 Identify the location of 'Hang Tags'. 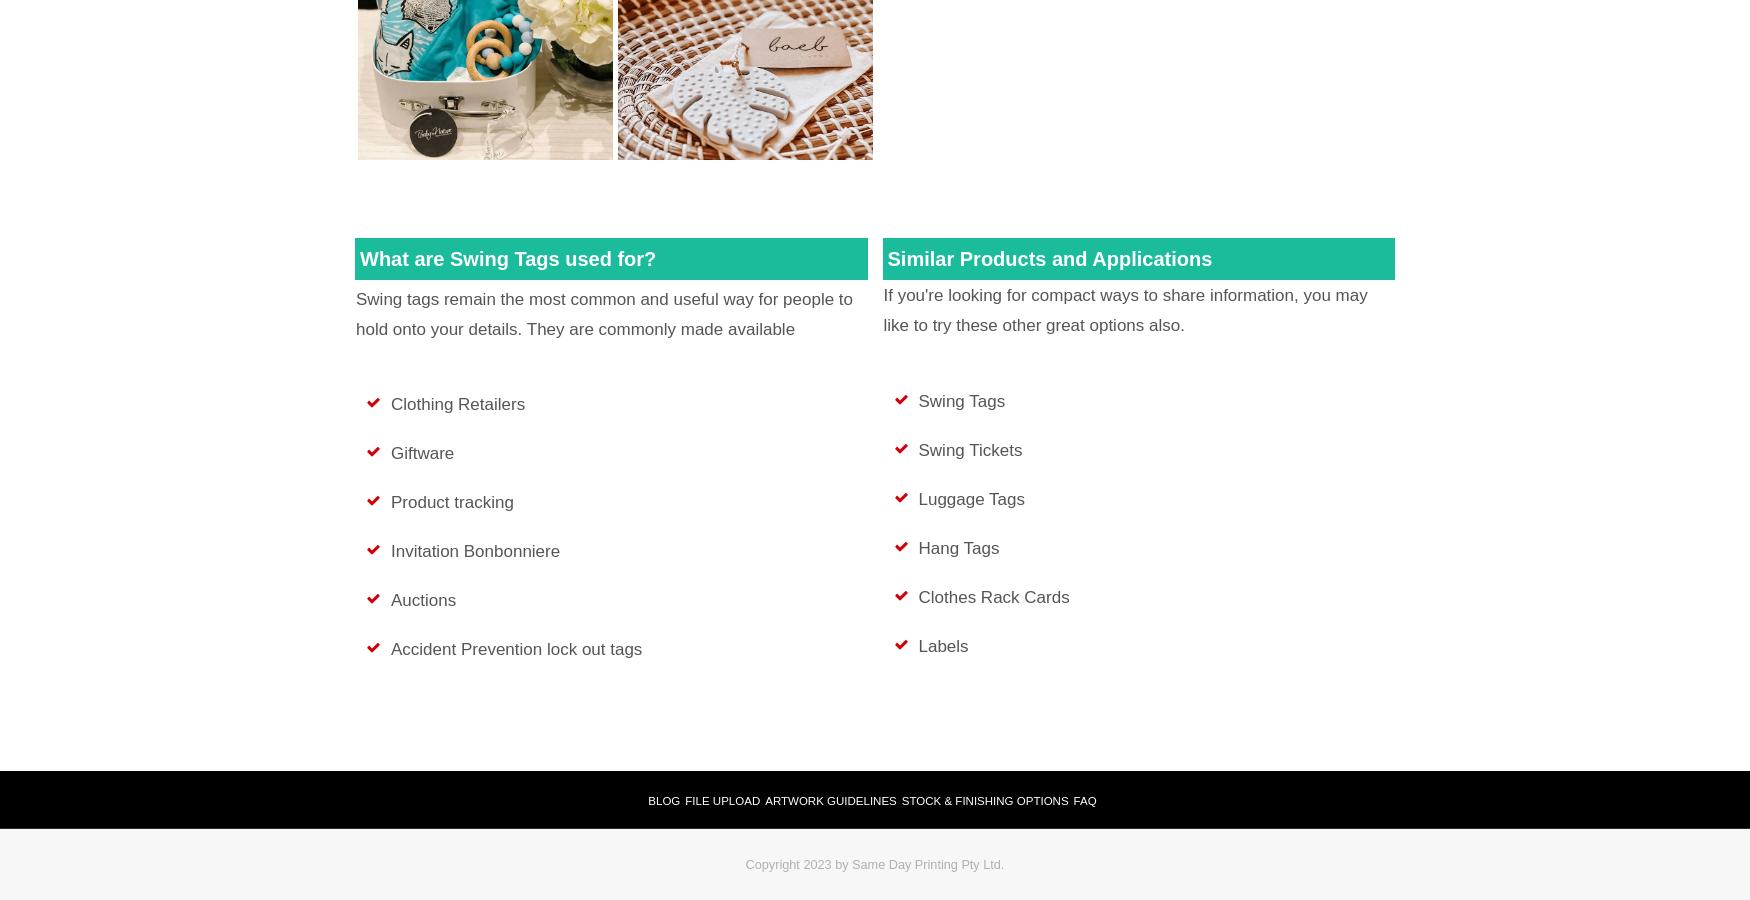
(958, 546).